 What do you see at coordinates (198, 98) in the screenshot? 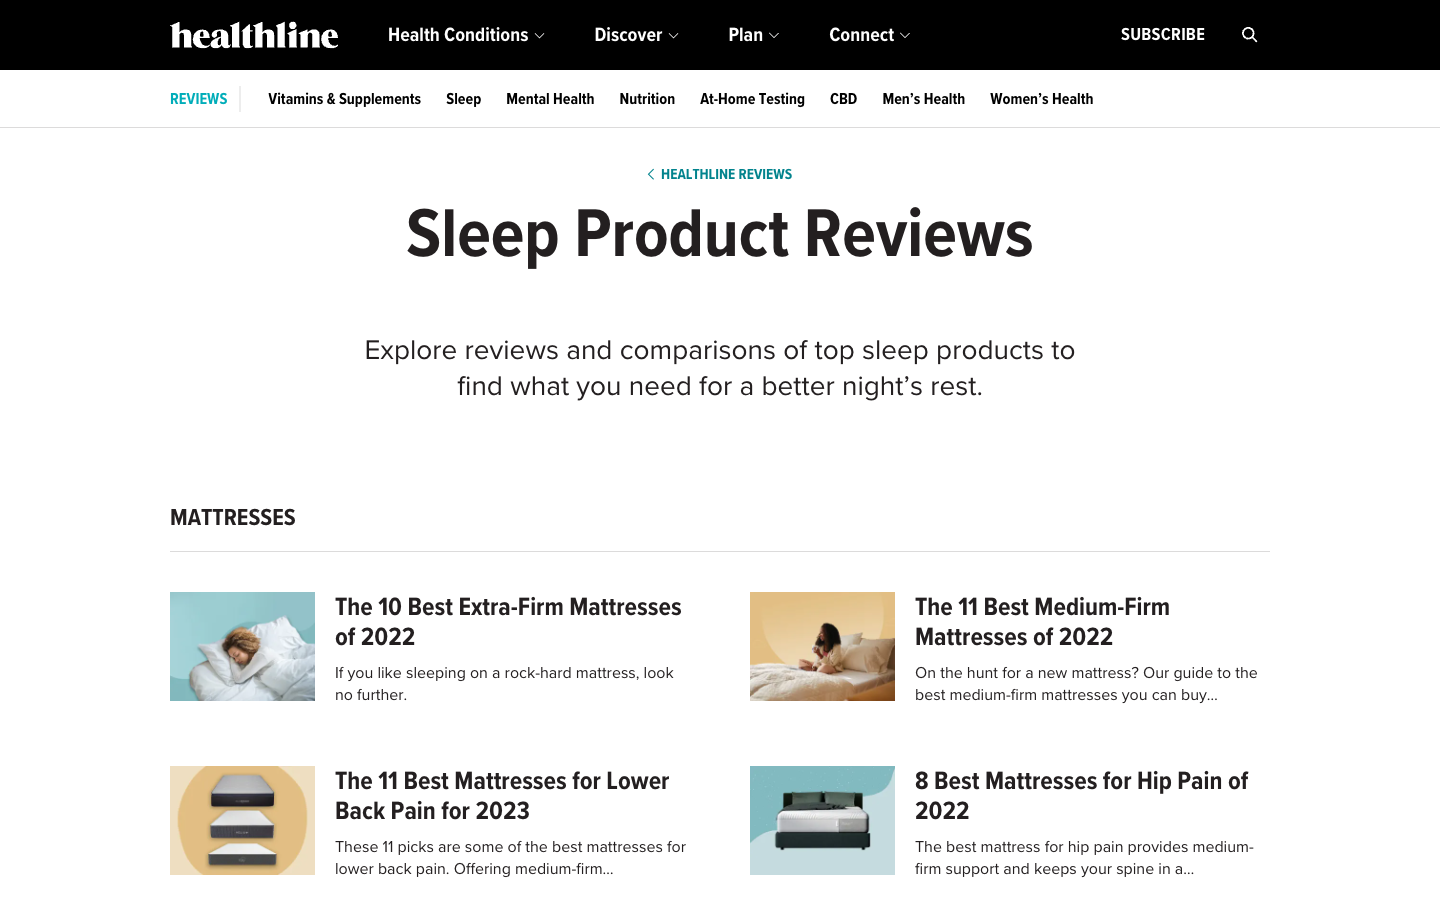
I see `Locate and navigate to the reviews section in blue link` at bounding box center [198, 98].